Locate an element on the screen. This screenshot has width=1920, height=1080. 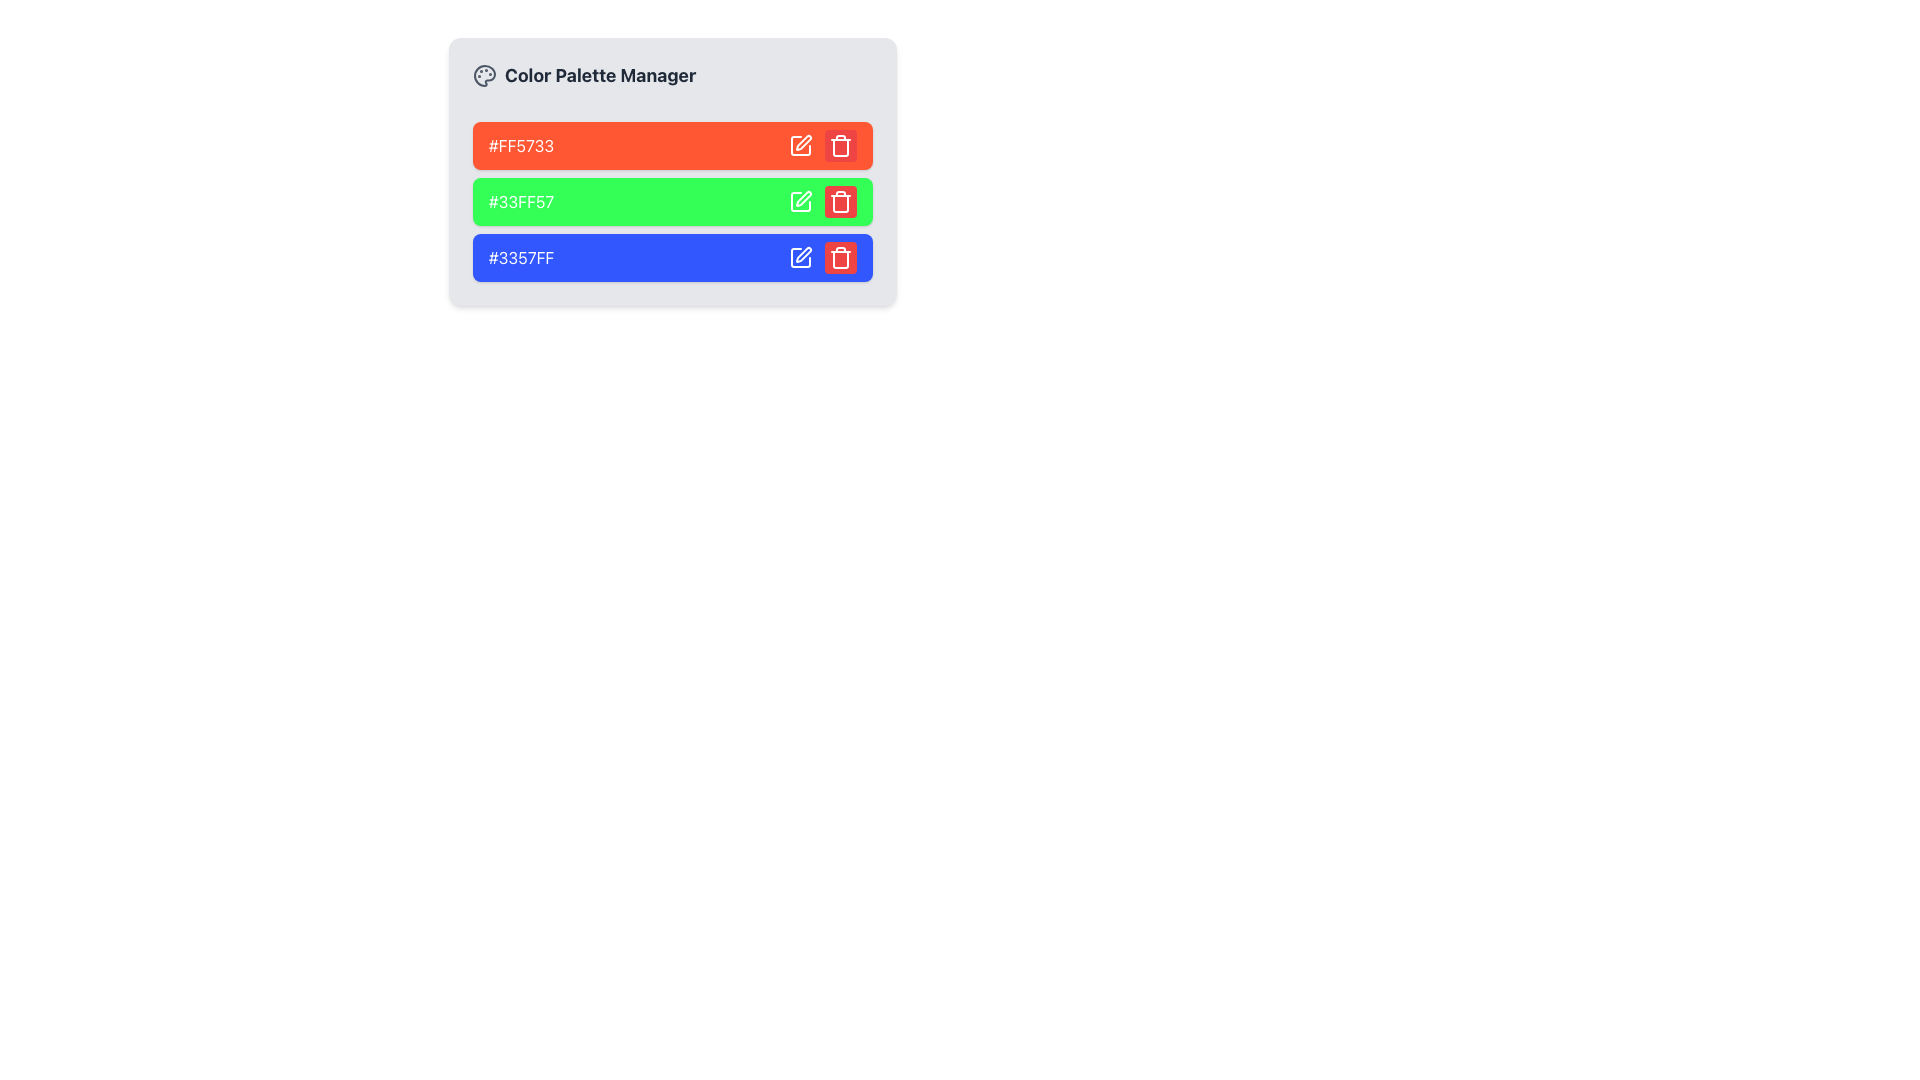
the color block represented by the second list item in the 'Color Palette Manager', which has a green background and displays the text '#33FF57' is located at coordinates (672, 201).